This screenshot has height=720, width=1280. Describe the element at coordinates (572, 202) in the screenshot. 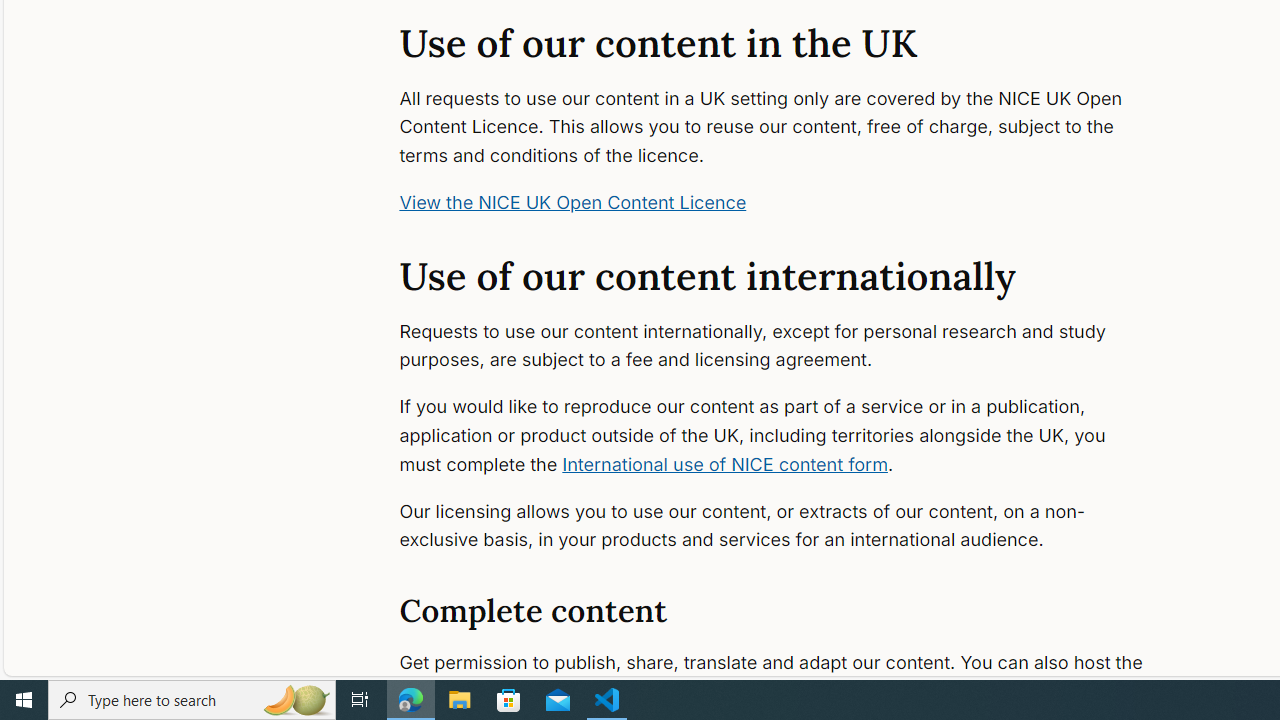

I see `'View the NICE UK Open Content Licence'` at that location.